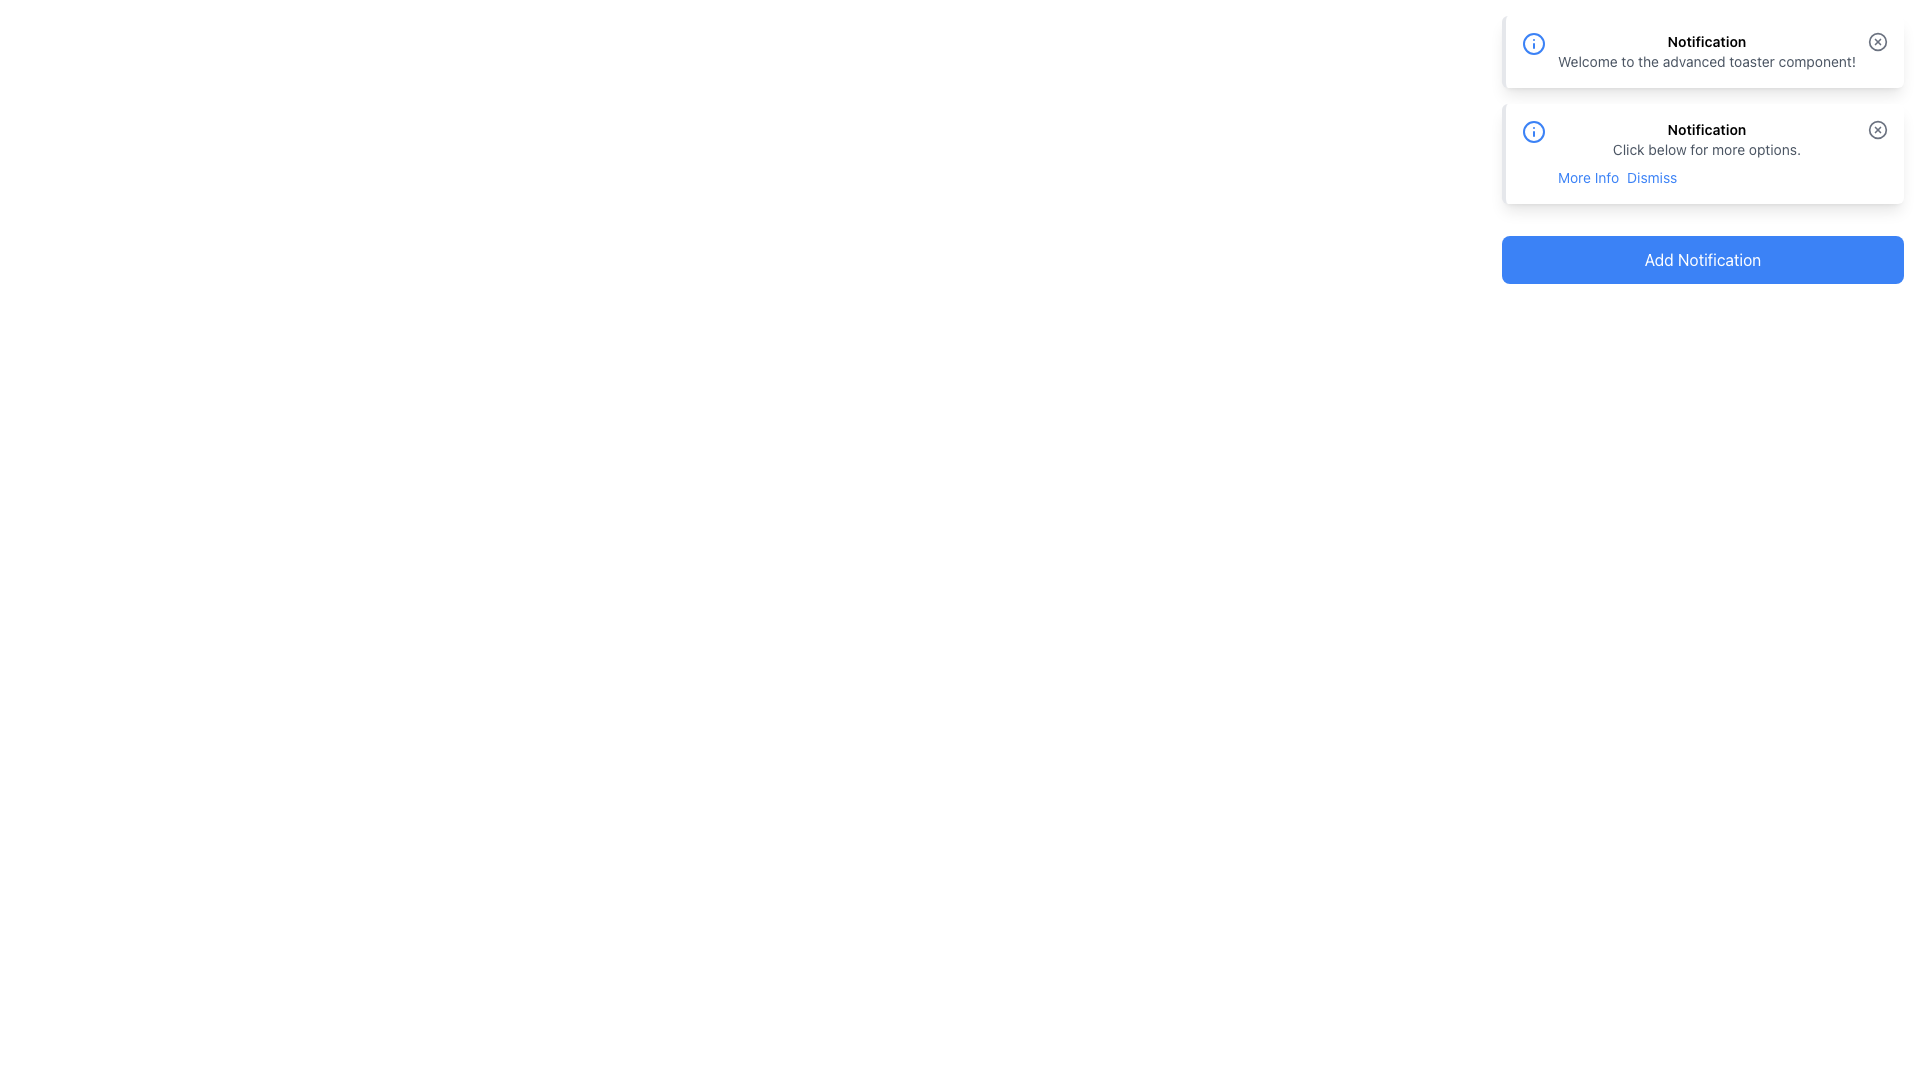 This screenshot has height=1080, width=1920. What do you see at coordinates (1706, 153) in the screenshot?
I see `the 'More Info' and 'Dismiss' links in the second notification card to observe the hover effects` at bounding box center [1706, 153].